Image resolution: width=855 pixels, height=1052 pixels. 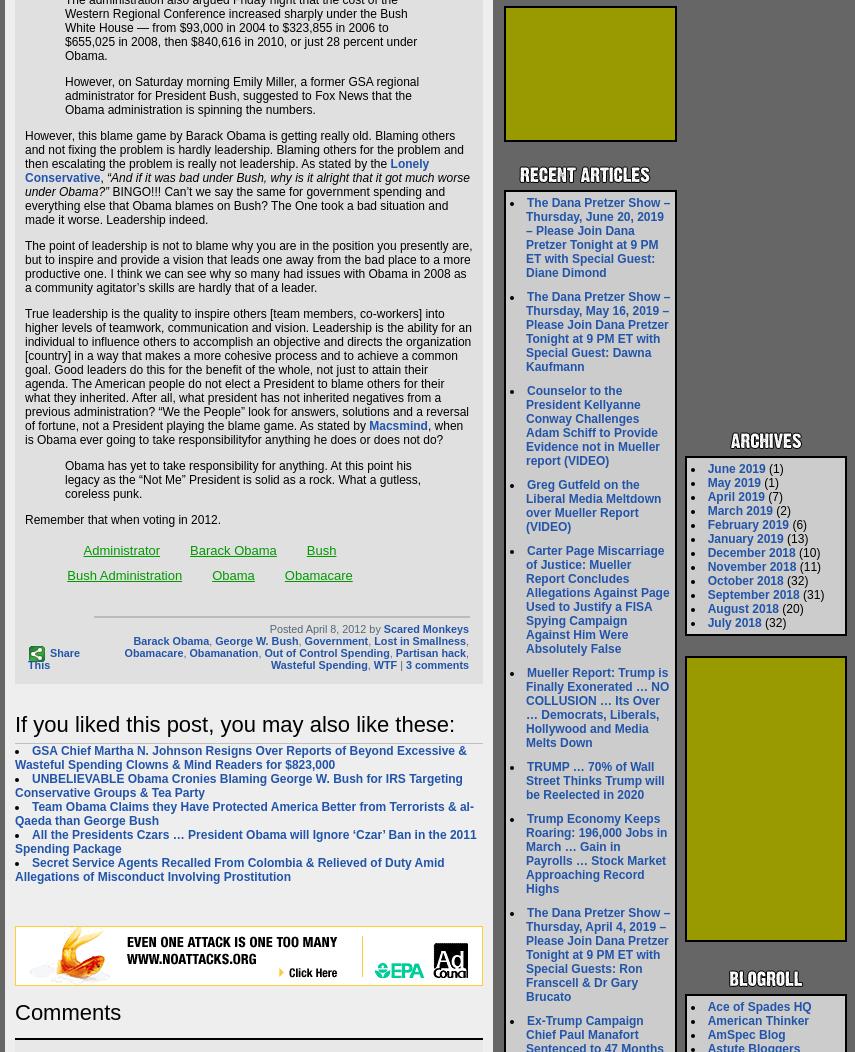 What do you see at coordinates (246, 185) in the screenshot?
I see `'“And if it was bad under Bush, why is it alright that it got much worse under Obama?”'` at bounding box center [246, 185].